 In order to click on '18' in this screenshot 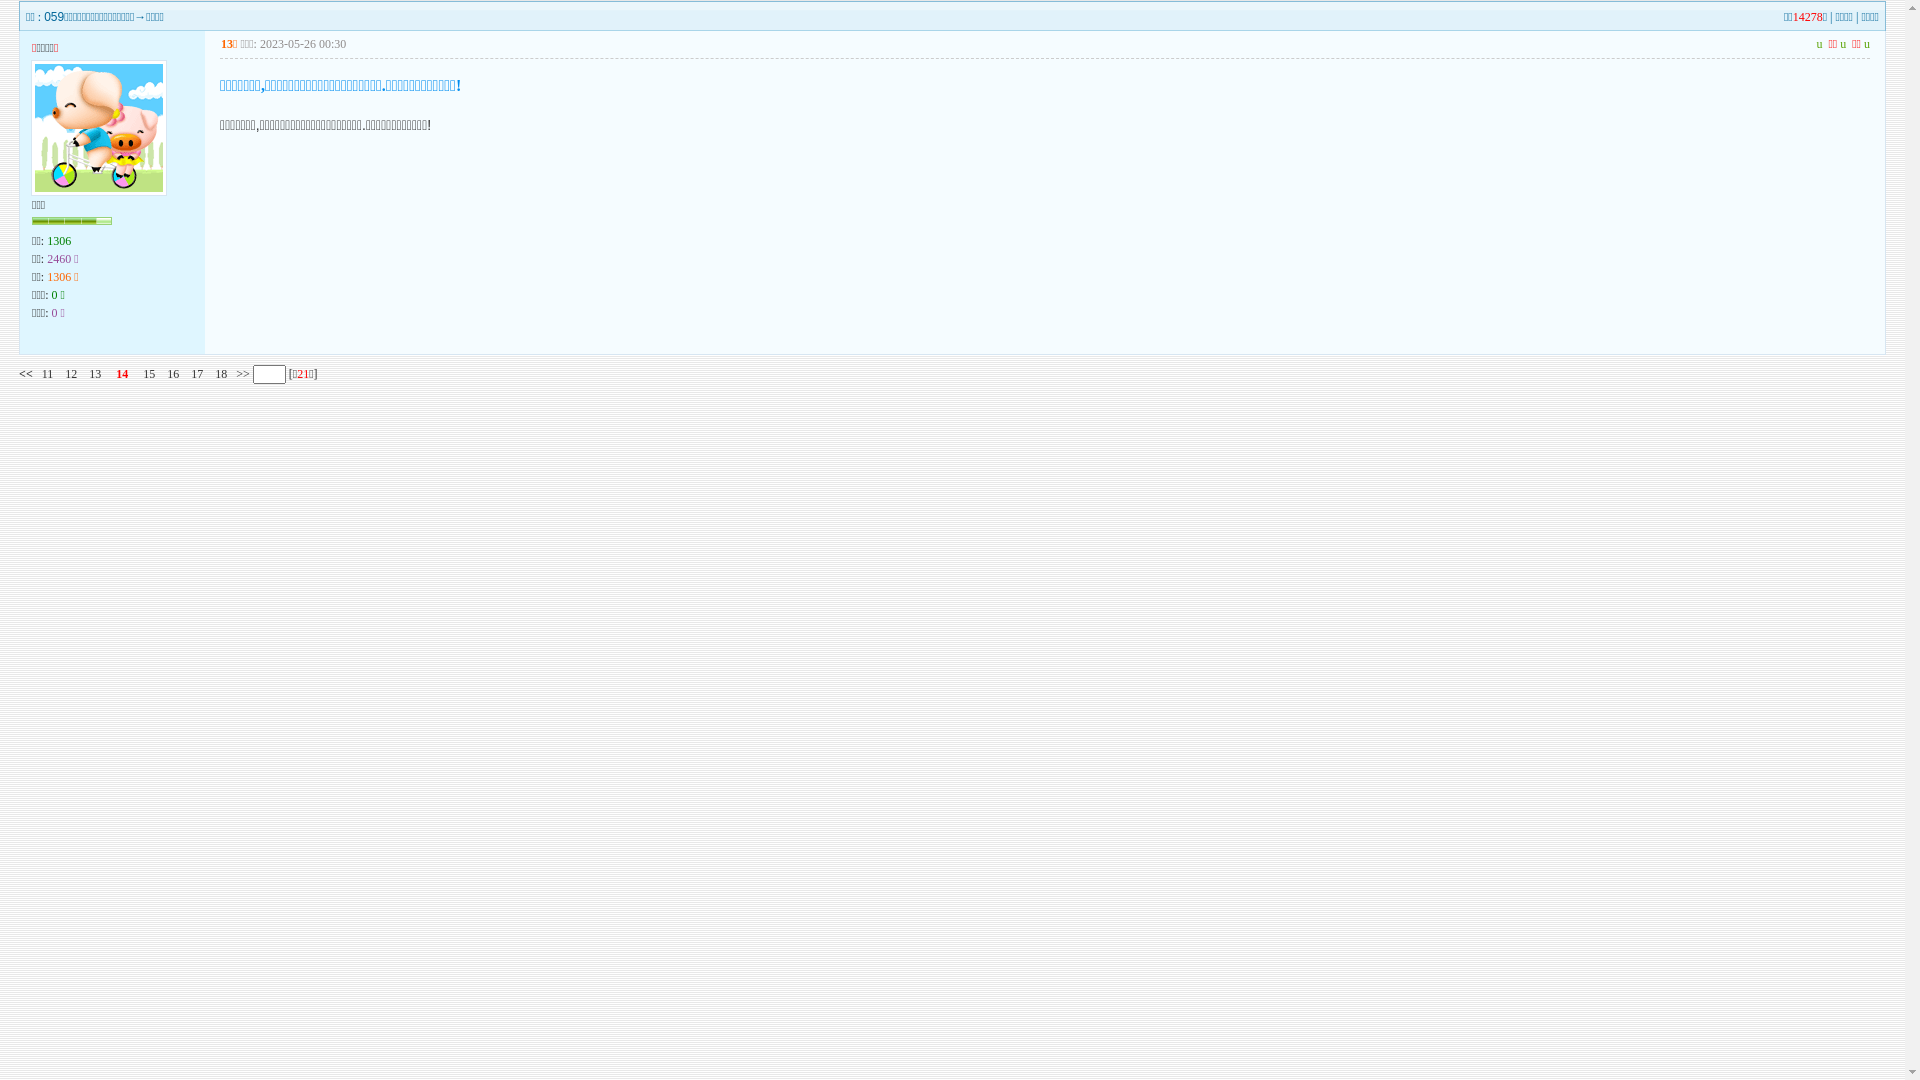, I will do `click(220, 374)`.